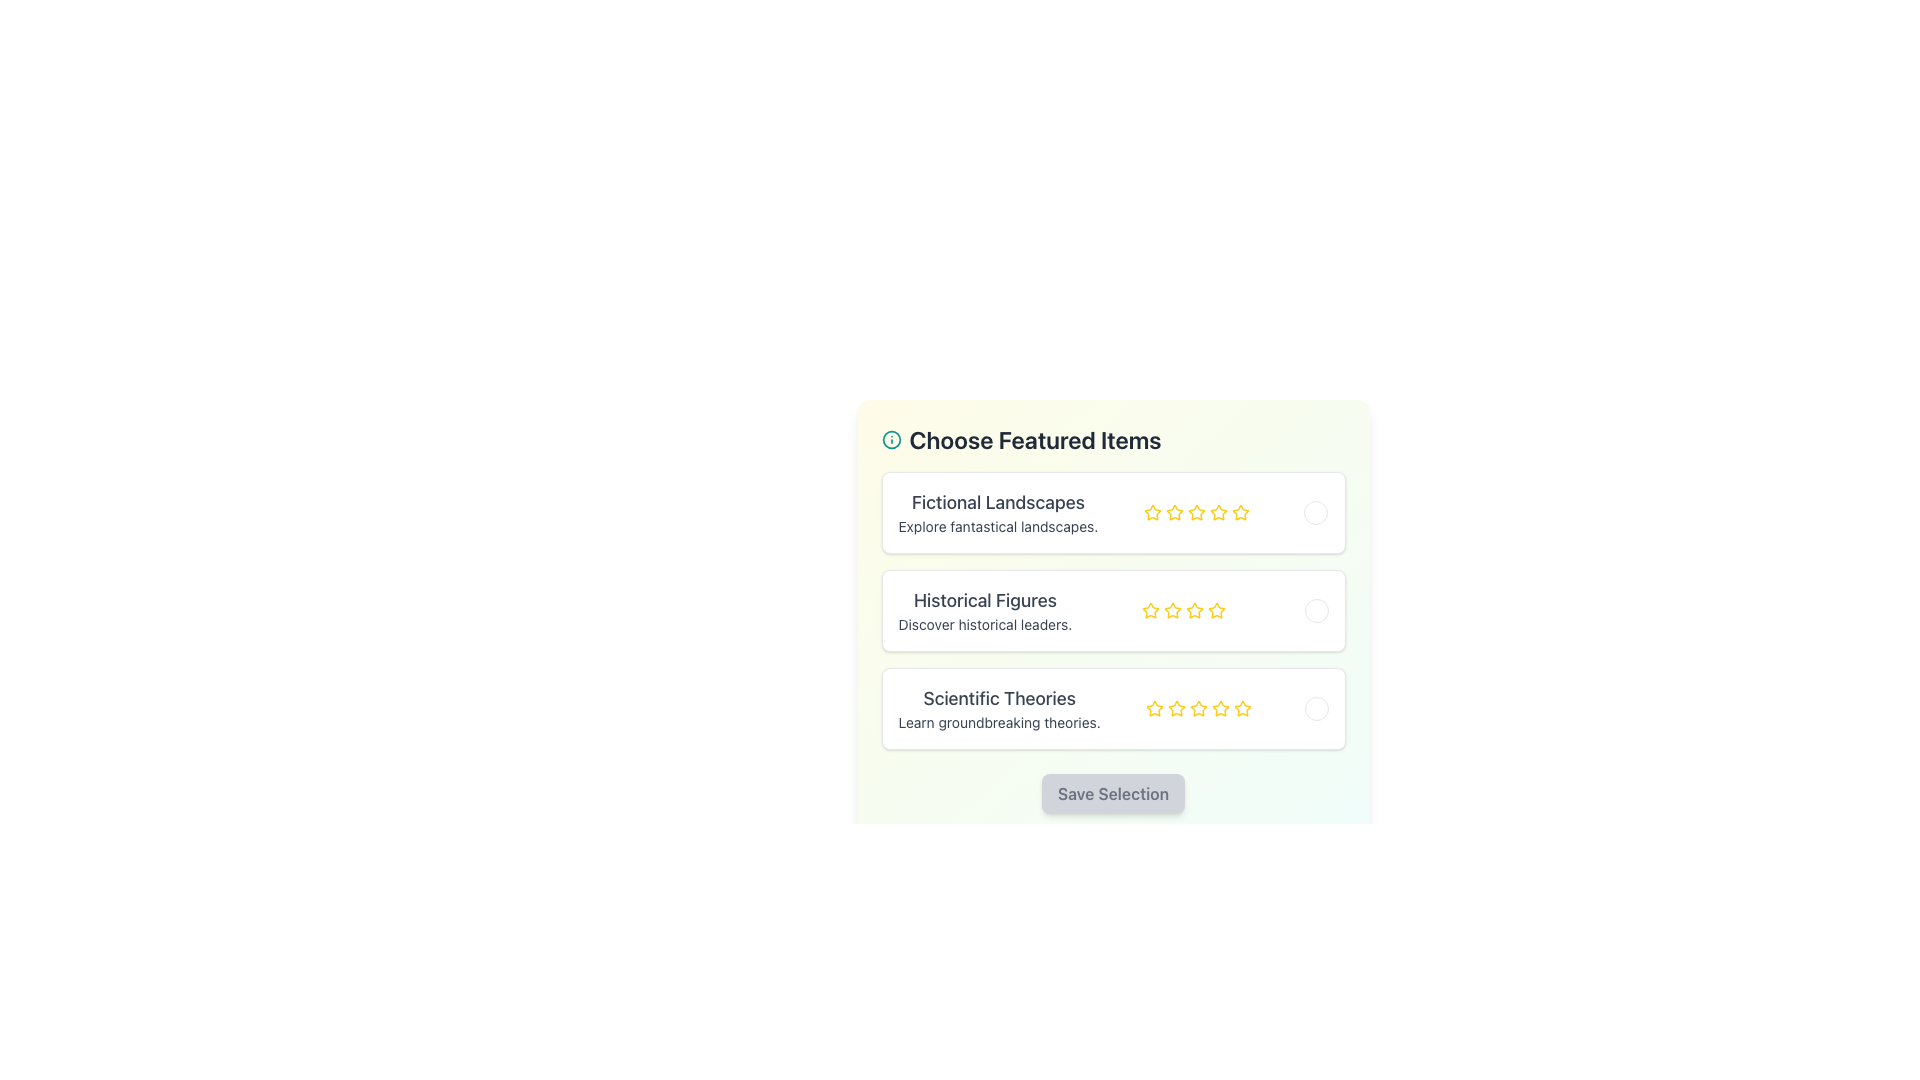  What do you see at coordinates (1176, 708) in the screenshot?
I see `the second star icon in the rating system for the 'Scientific Theories' section to indicate a rating level` at bounding box center [1176, 708].